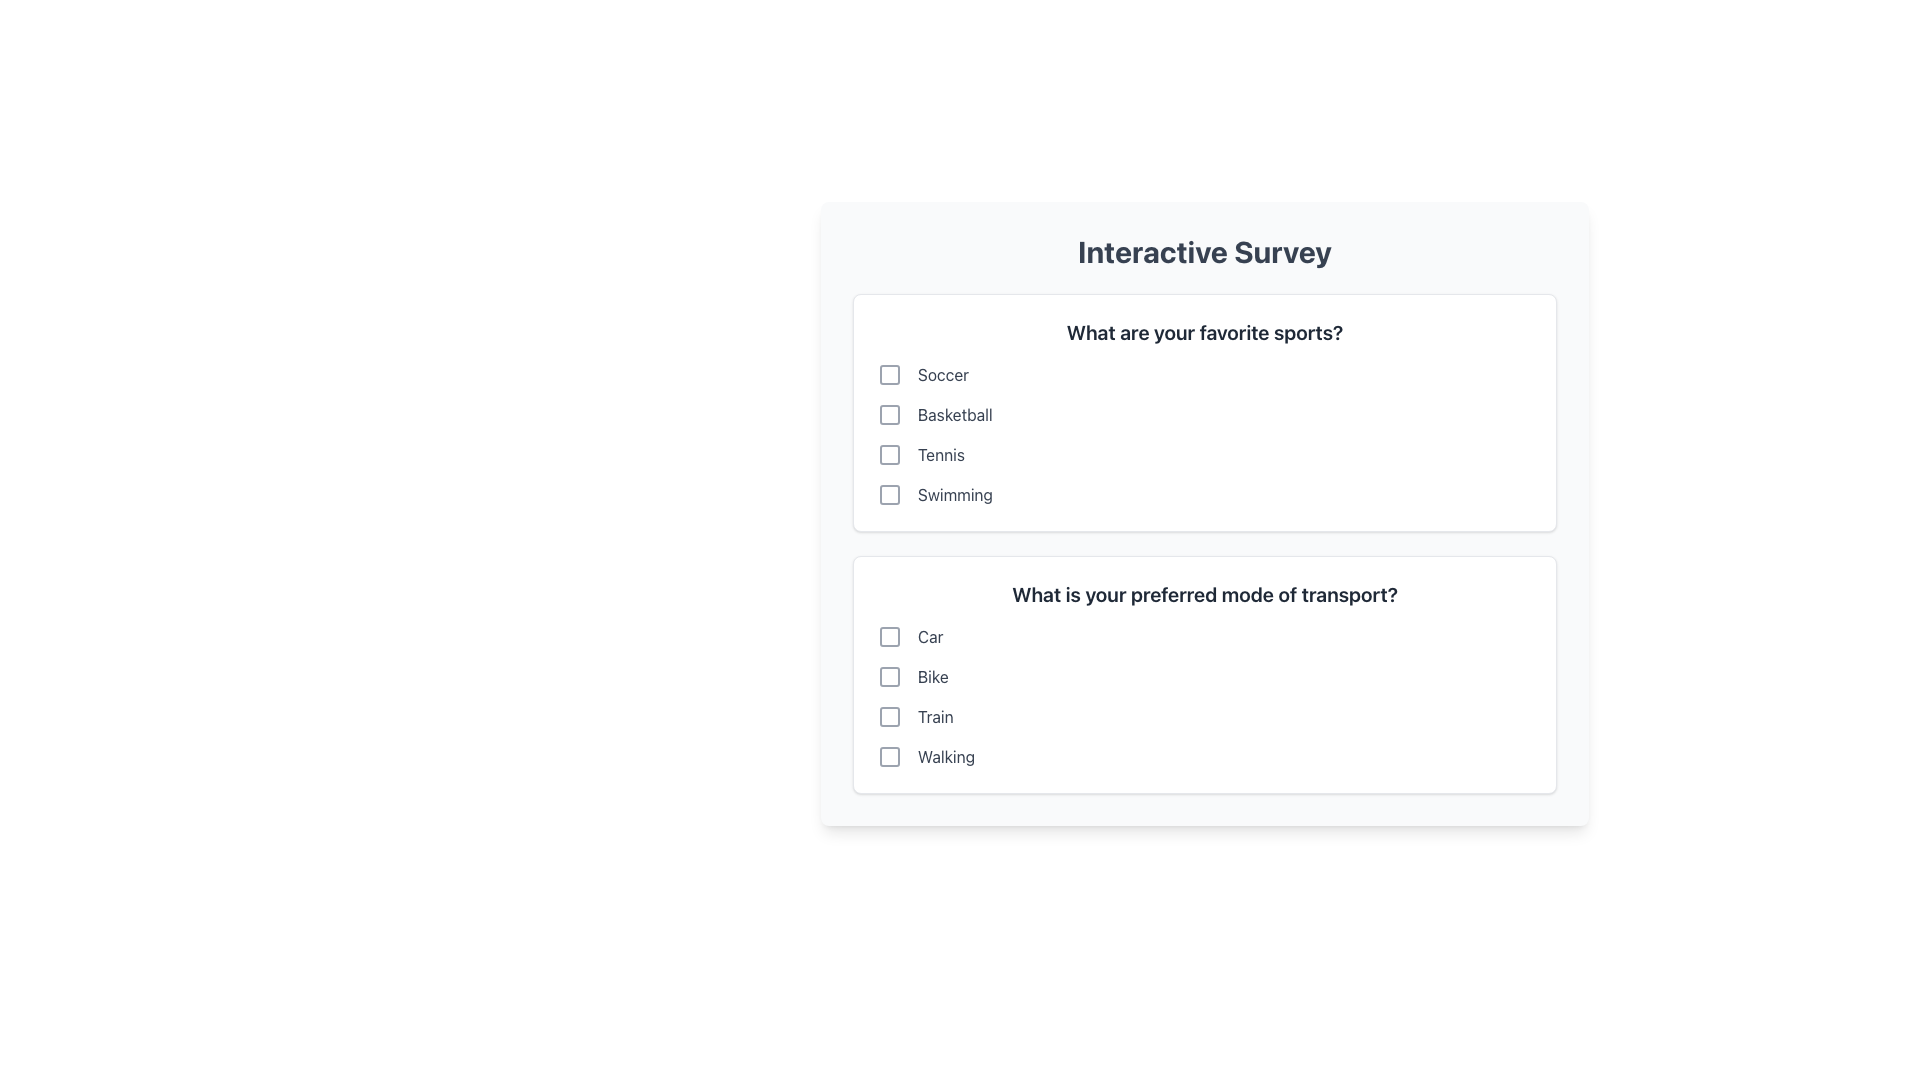 The height and width of the screenshot is (1080, 1920). I want to click on the checkbox labeled 'Tennis', so click(1203, 455).